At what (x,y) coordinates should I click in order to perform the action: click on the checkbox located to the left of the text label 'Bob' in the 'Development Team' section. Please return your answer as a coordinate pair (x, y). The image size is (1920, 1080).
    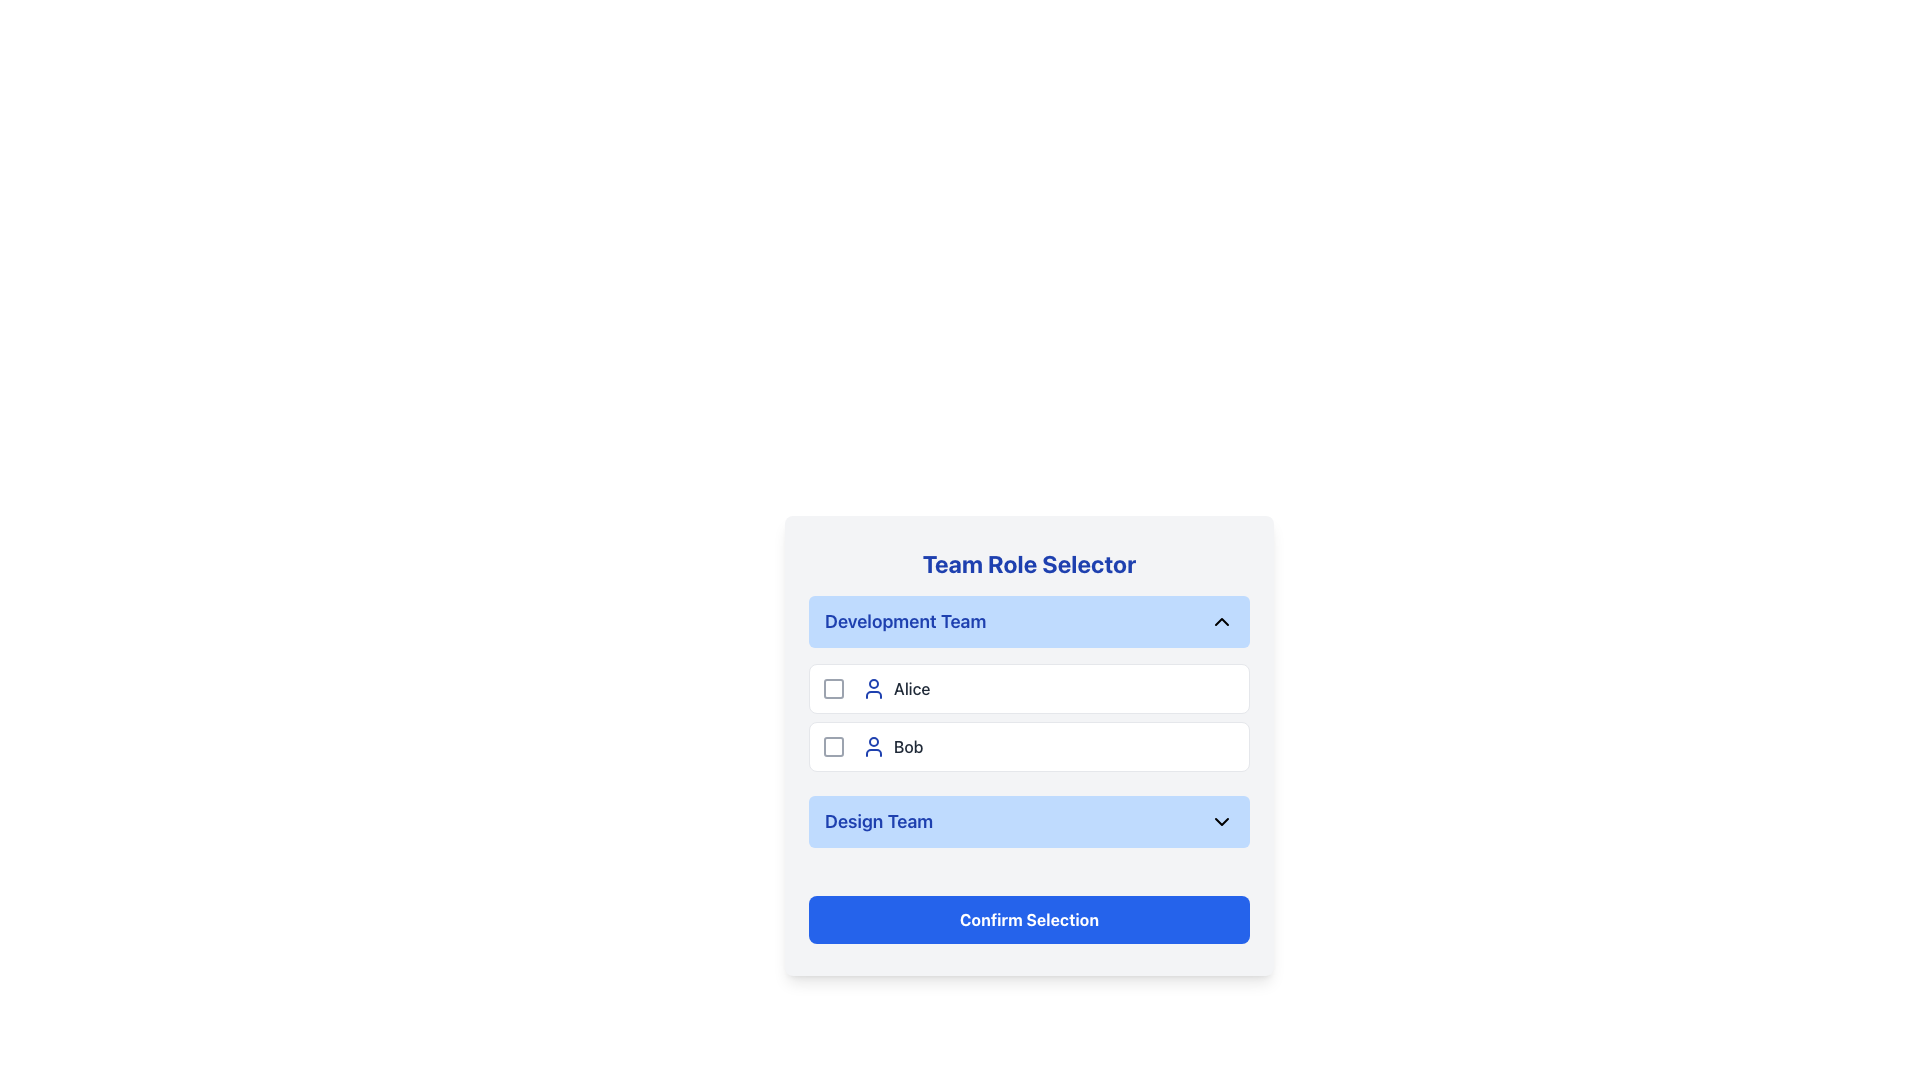
    Looking at the image, I should click on (834, 747).